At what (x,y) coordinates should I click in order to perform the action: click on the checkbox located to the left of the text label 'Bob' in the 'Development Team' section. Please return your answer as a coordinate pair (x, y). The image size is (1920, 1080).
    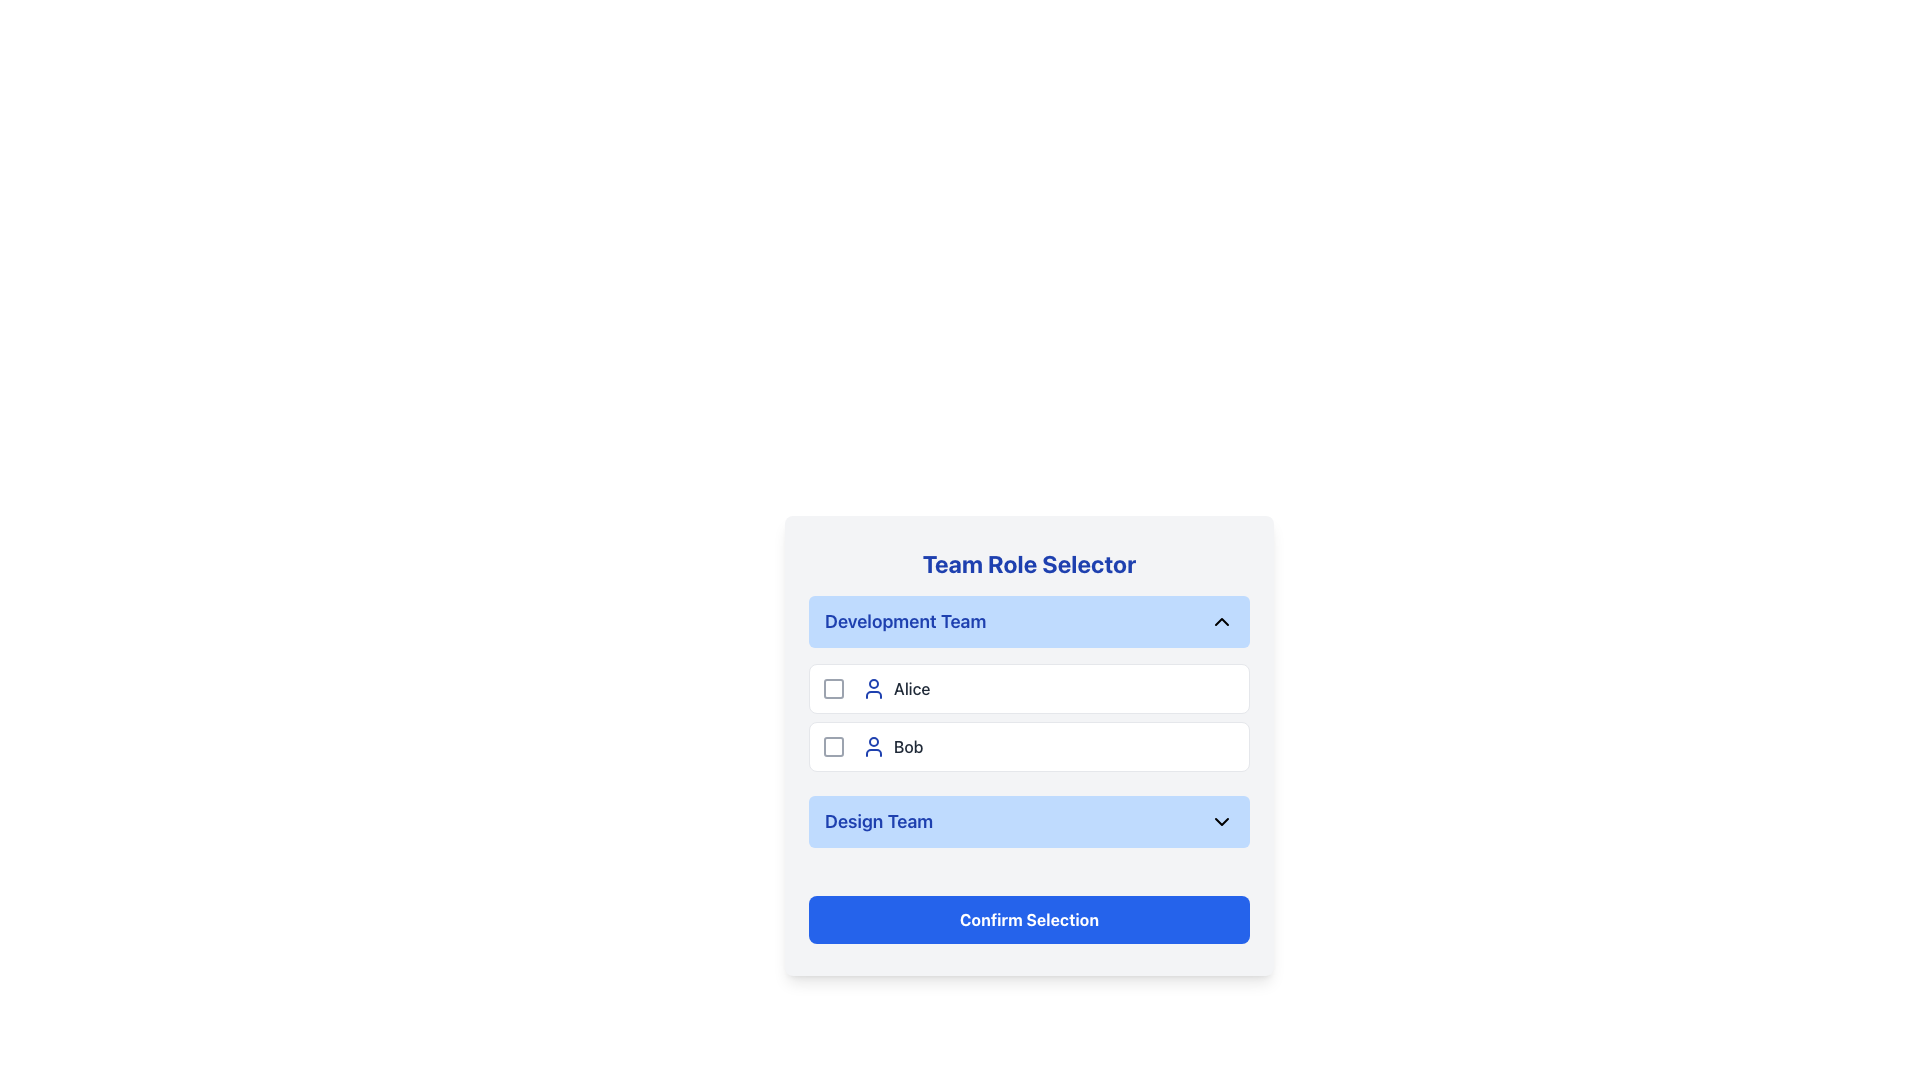
    Looking at the image, I should click on (834, 747).